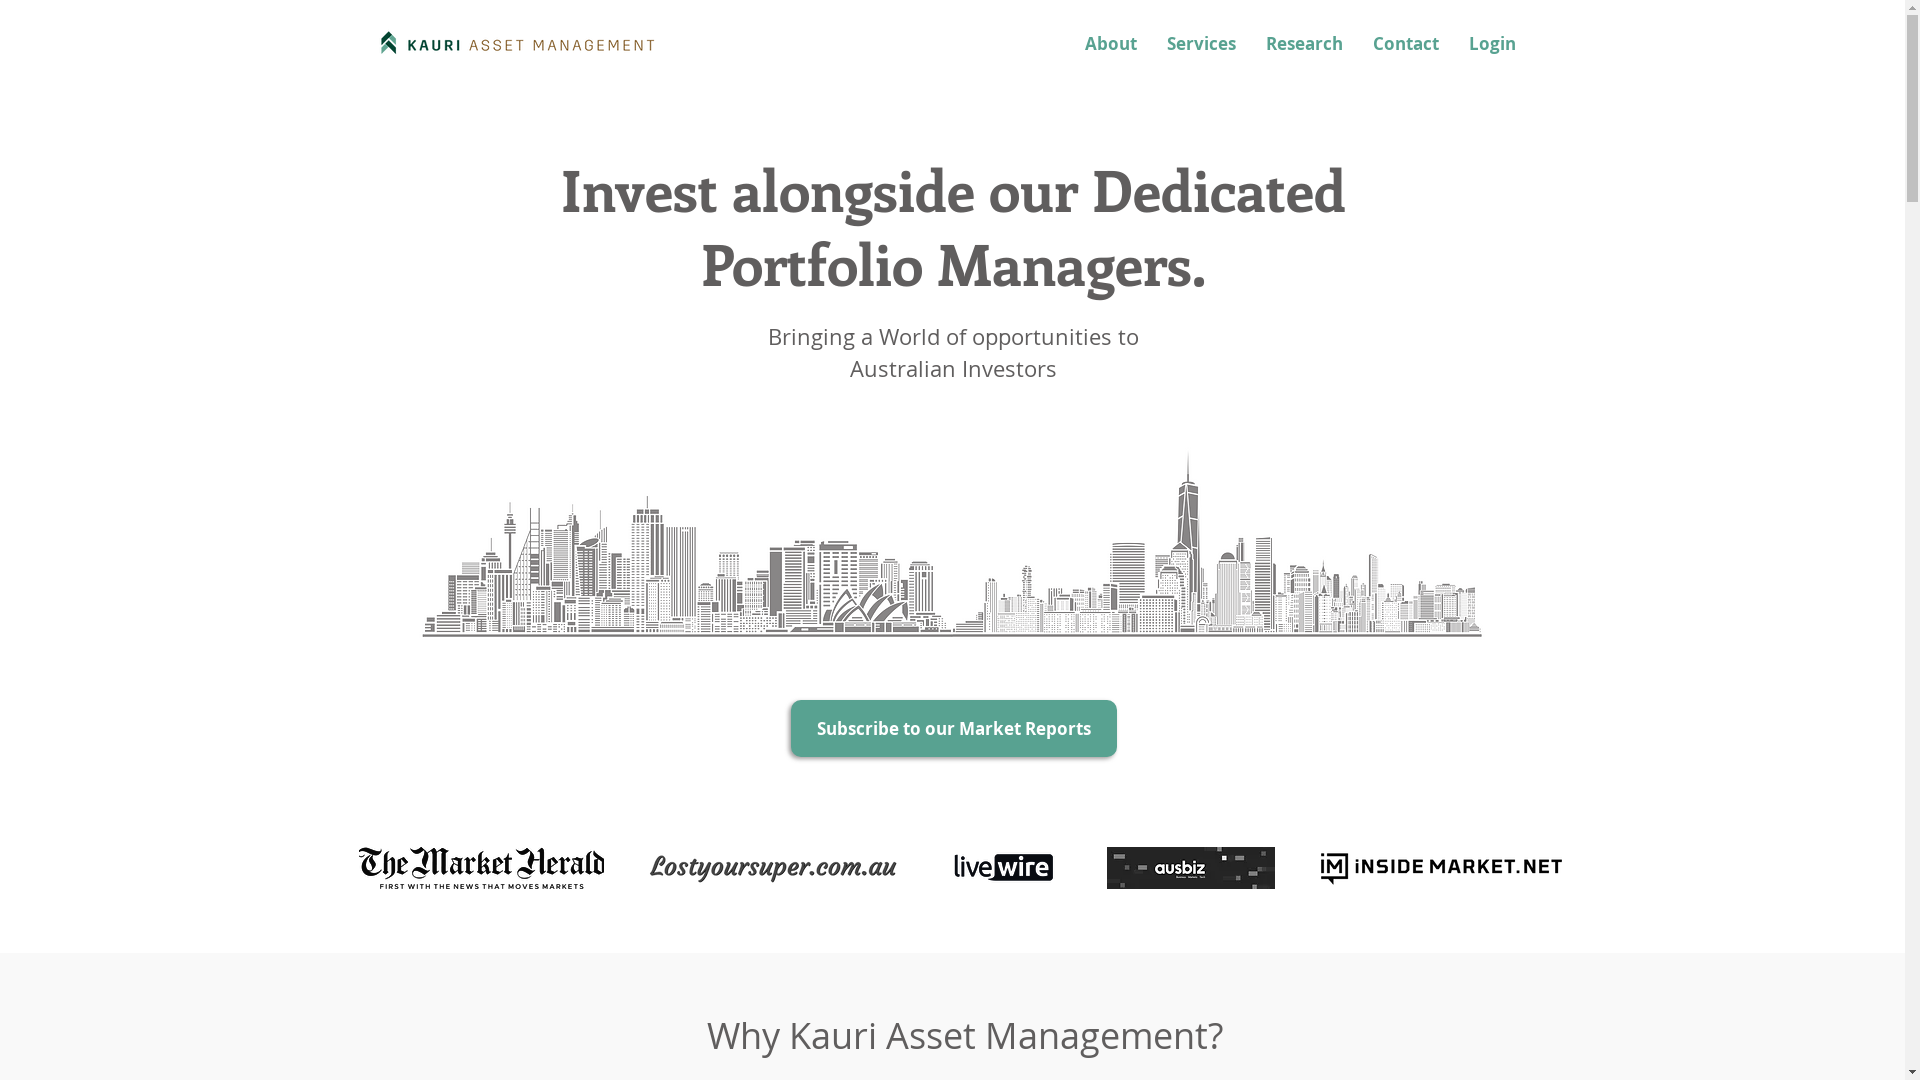 The height and width of the screenshot is (1080, 1920). Describe the element at coordinates (952, 728) in the screenshot. I see `'Subscribe to our Market Reports'` at that location.